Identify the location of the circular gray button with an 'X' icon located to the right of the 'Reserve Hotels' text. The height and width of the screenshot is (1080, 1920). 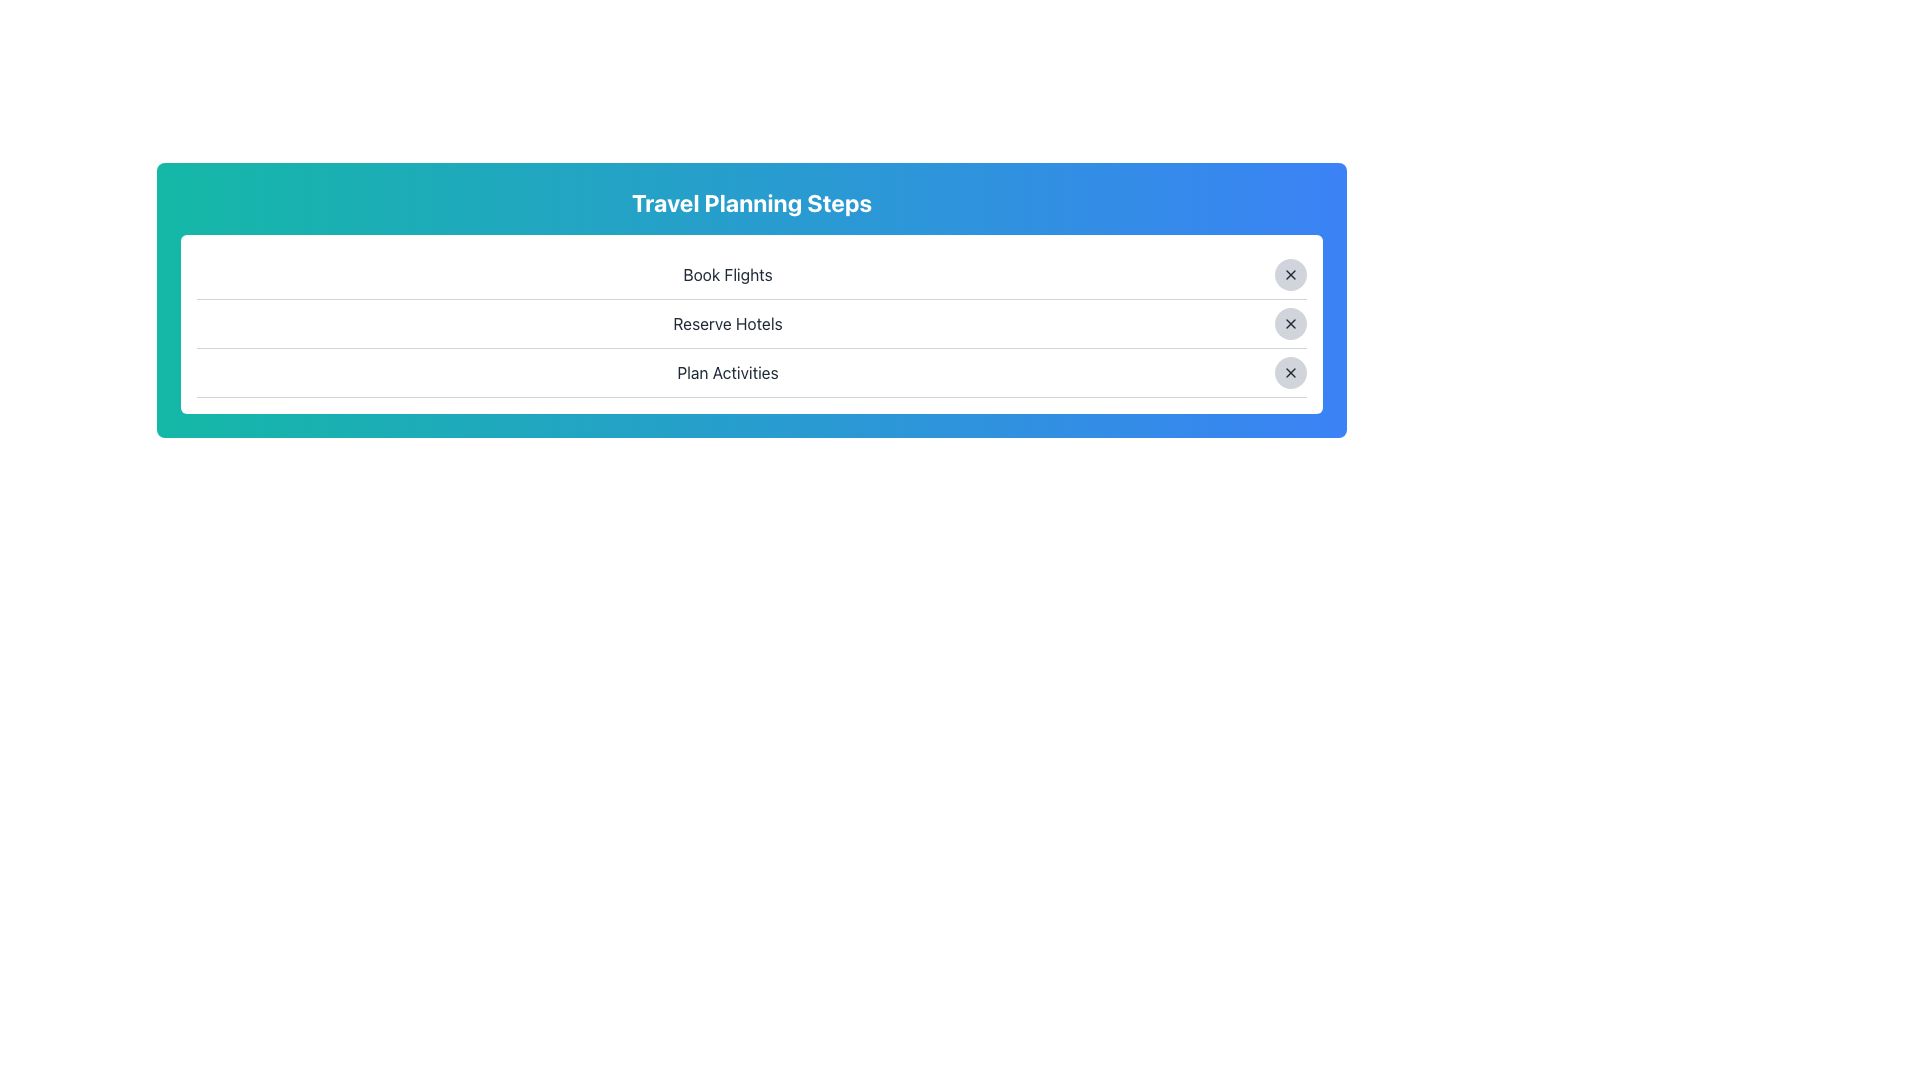
(1291, 323).